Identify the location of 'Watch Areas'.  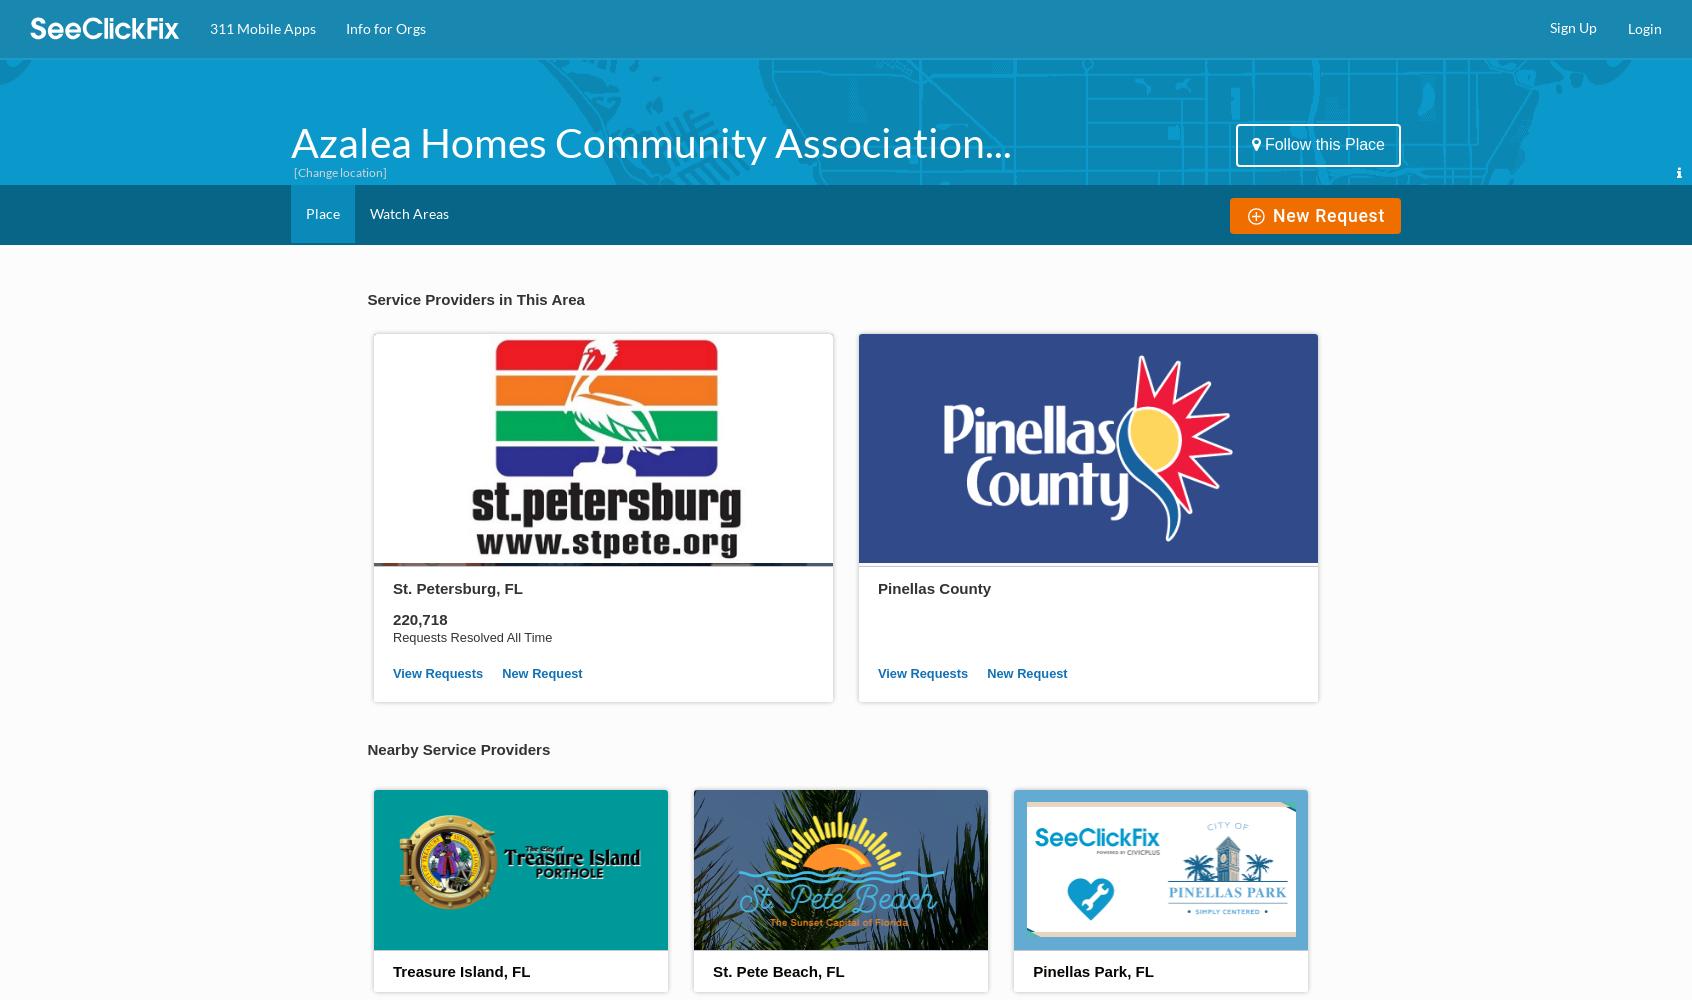
(409, 212).